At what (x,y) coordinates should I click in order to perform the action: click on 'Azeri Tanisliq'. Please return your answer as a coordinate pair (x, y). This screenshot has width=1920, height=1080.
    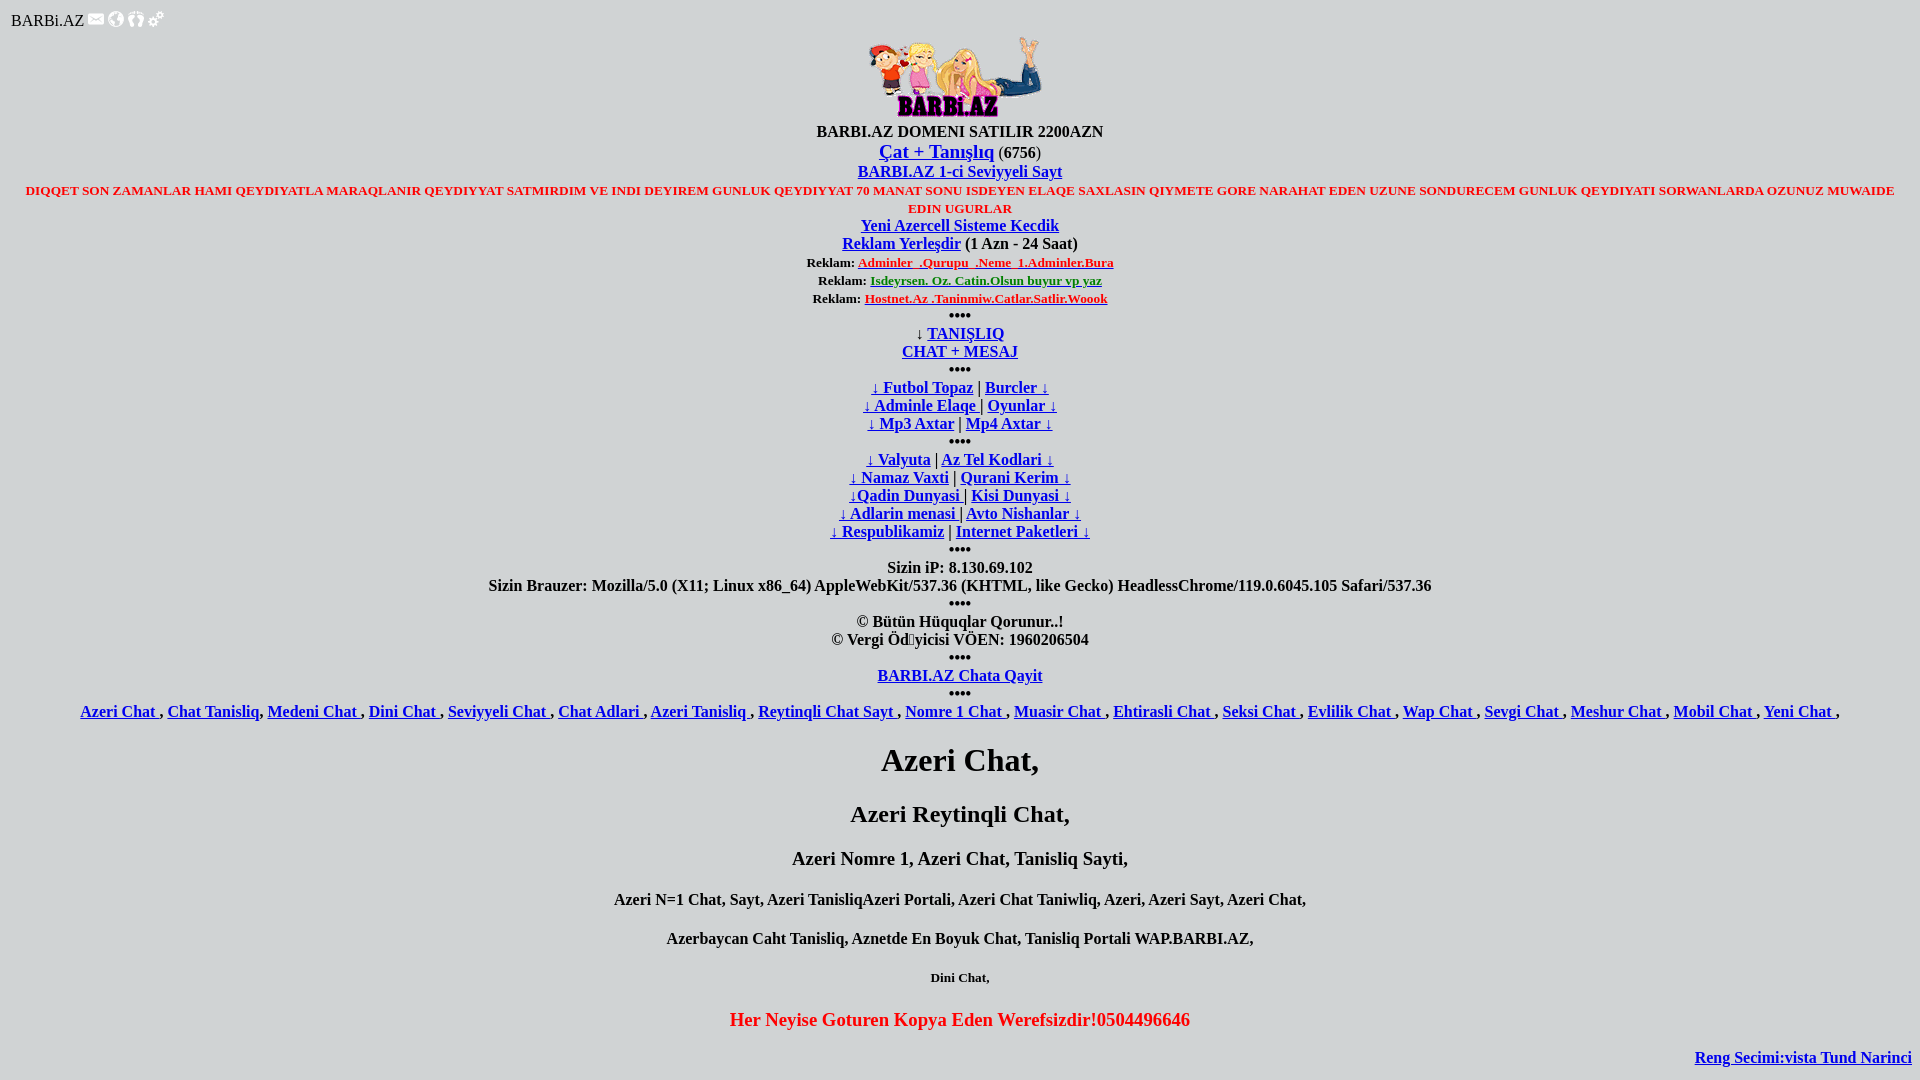
    Looking at the image, I should click on (700, 710).